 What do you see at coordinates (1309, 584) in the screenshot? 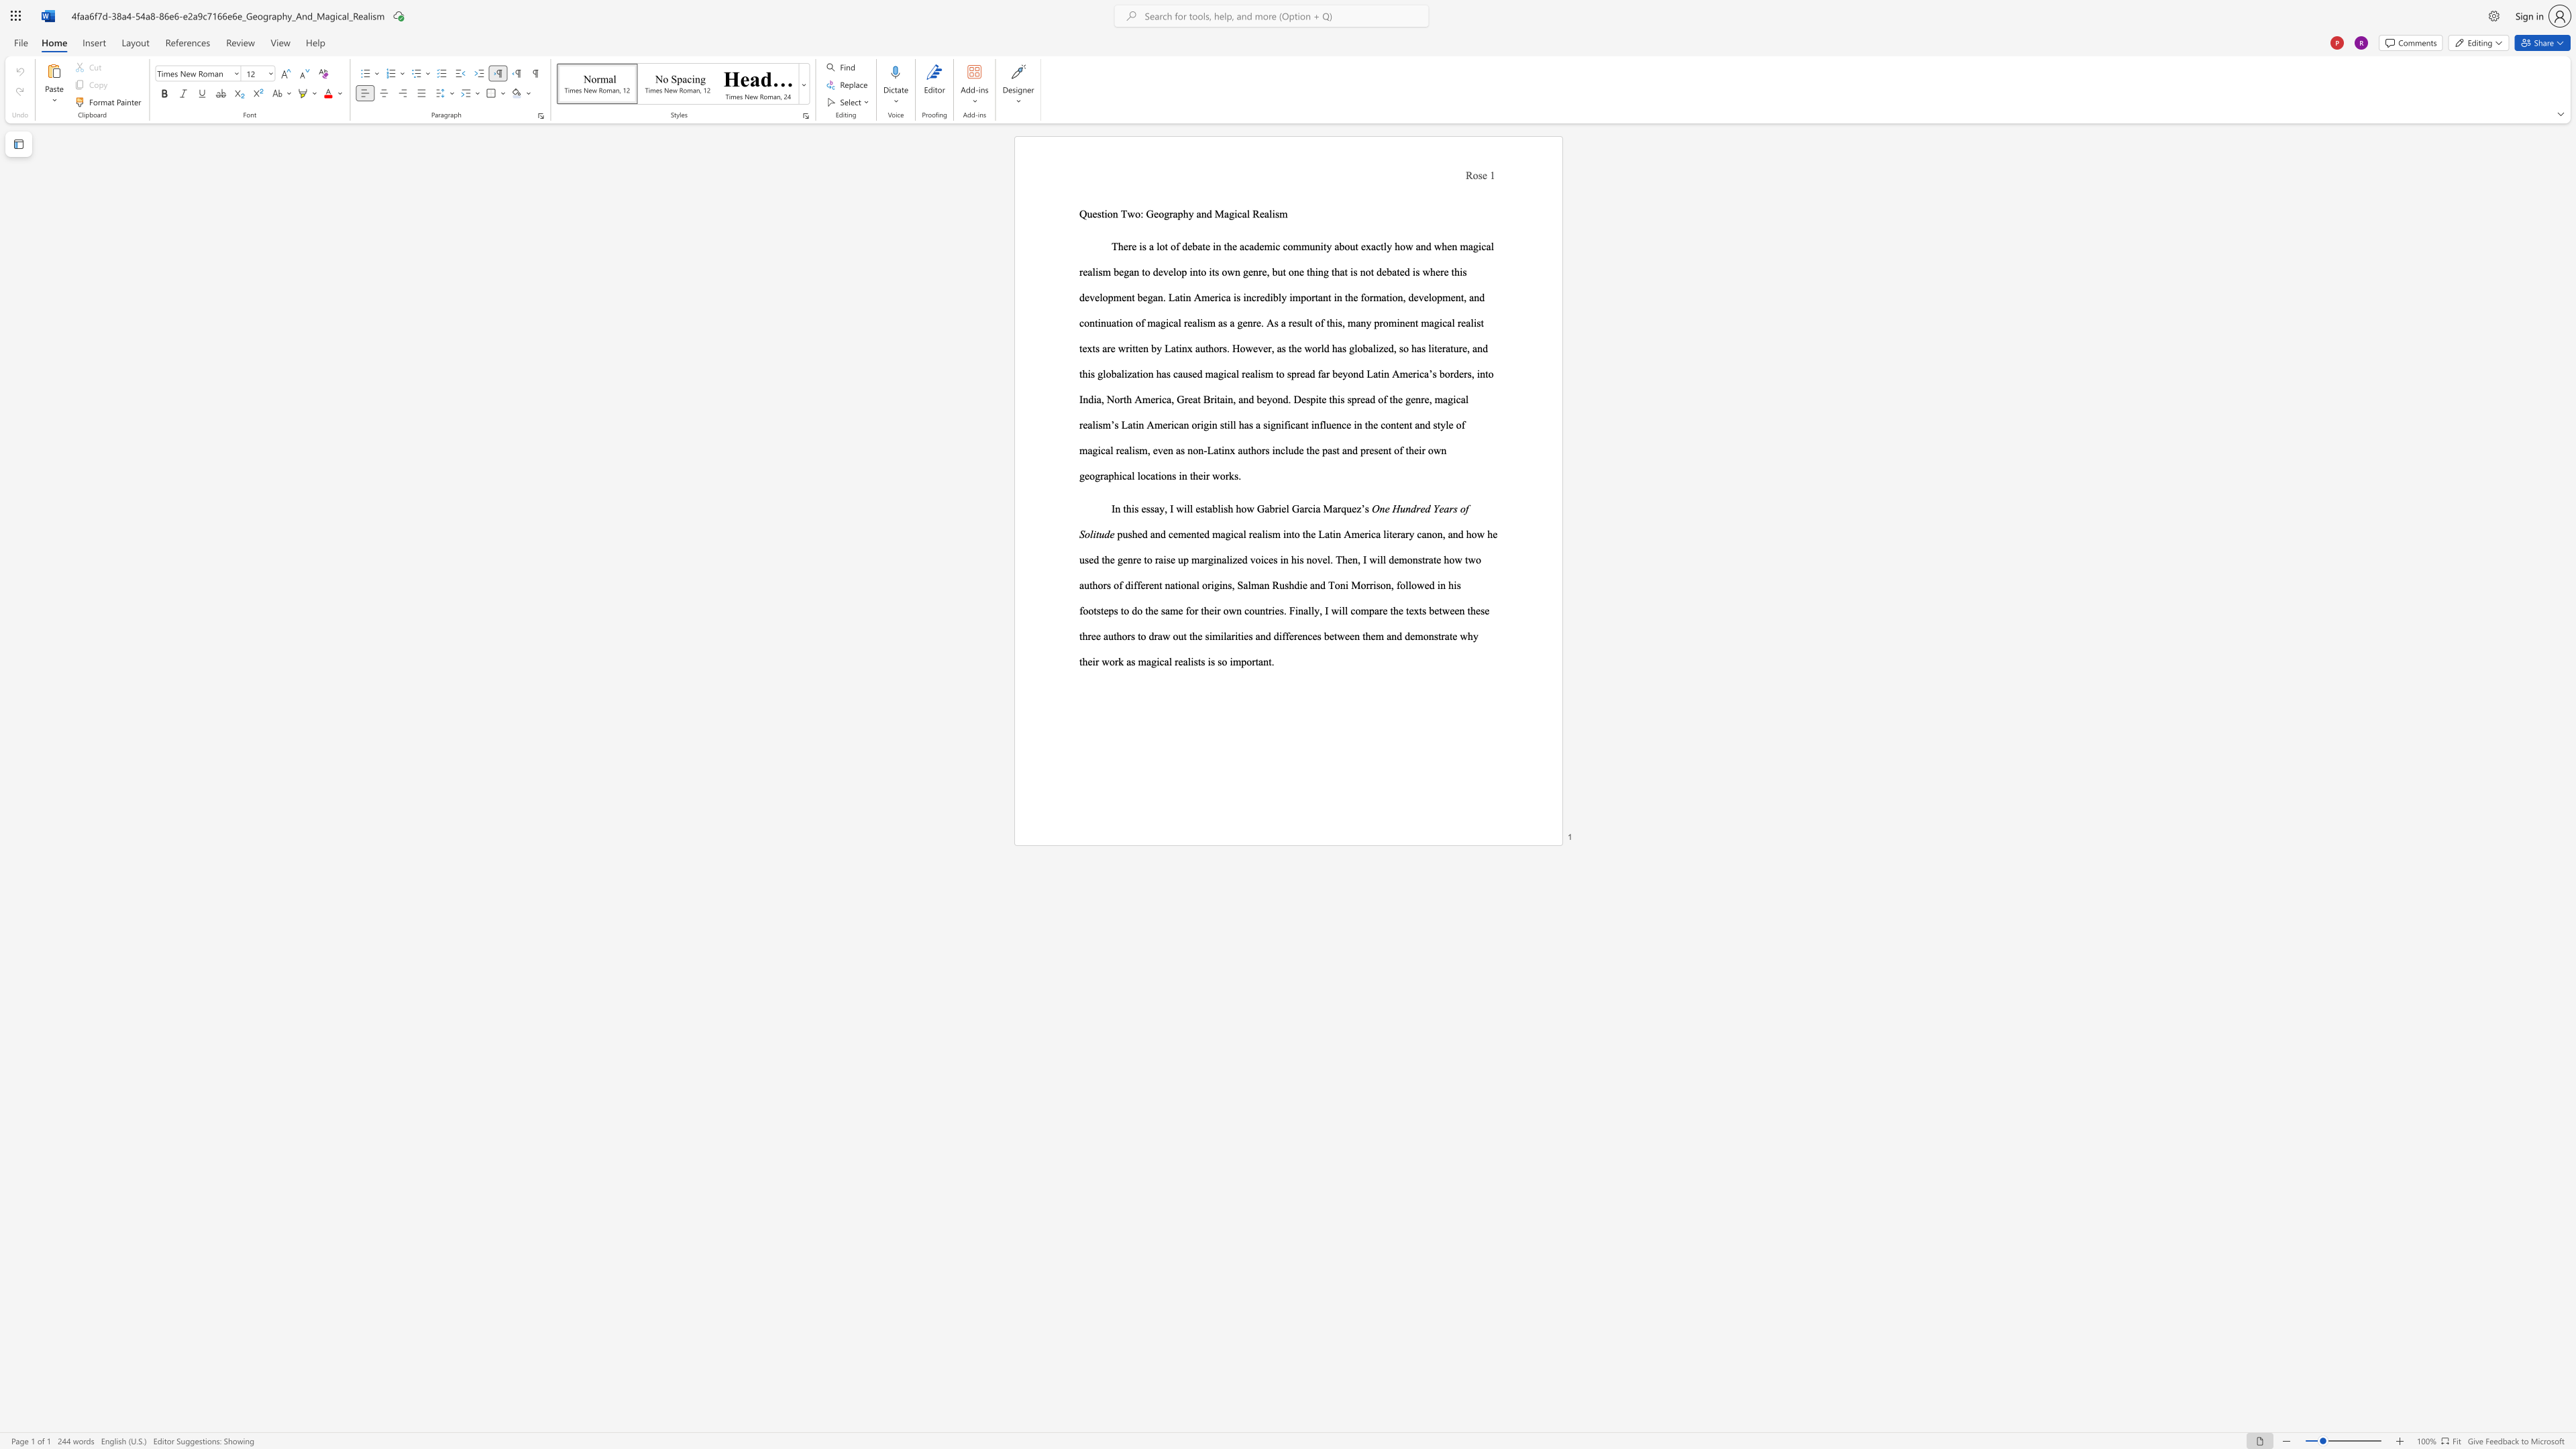
I see `the subset text "and Toni M" within the text "how two authors of different national origins, Salman Rushdie and Toni Morrison,"` at bounding box center [1309, 584].